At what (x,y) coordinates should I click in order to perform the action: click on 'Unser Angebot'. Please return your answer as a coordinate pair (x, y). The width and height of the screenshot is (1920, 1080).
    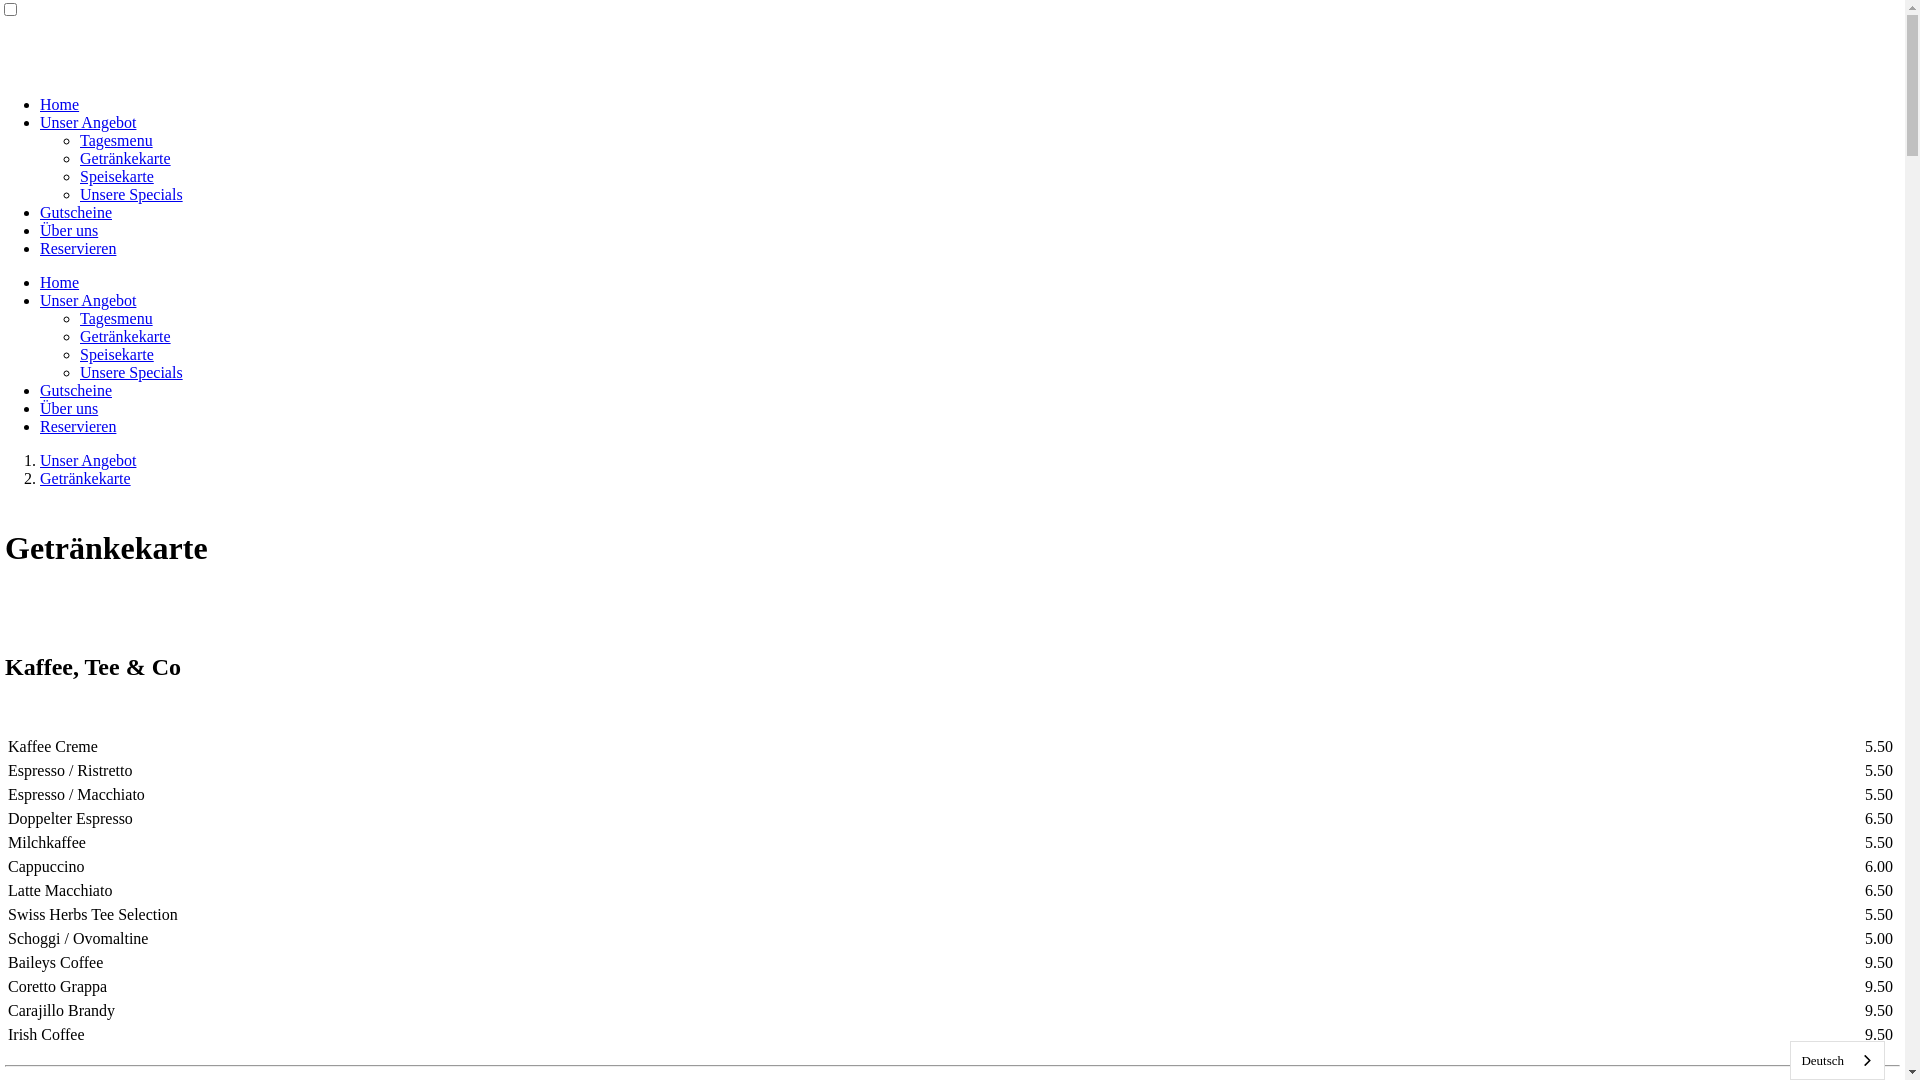
    Looking at the image, I should click on (86, 460).